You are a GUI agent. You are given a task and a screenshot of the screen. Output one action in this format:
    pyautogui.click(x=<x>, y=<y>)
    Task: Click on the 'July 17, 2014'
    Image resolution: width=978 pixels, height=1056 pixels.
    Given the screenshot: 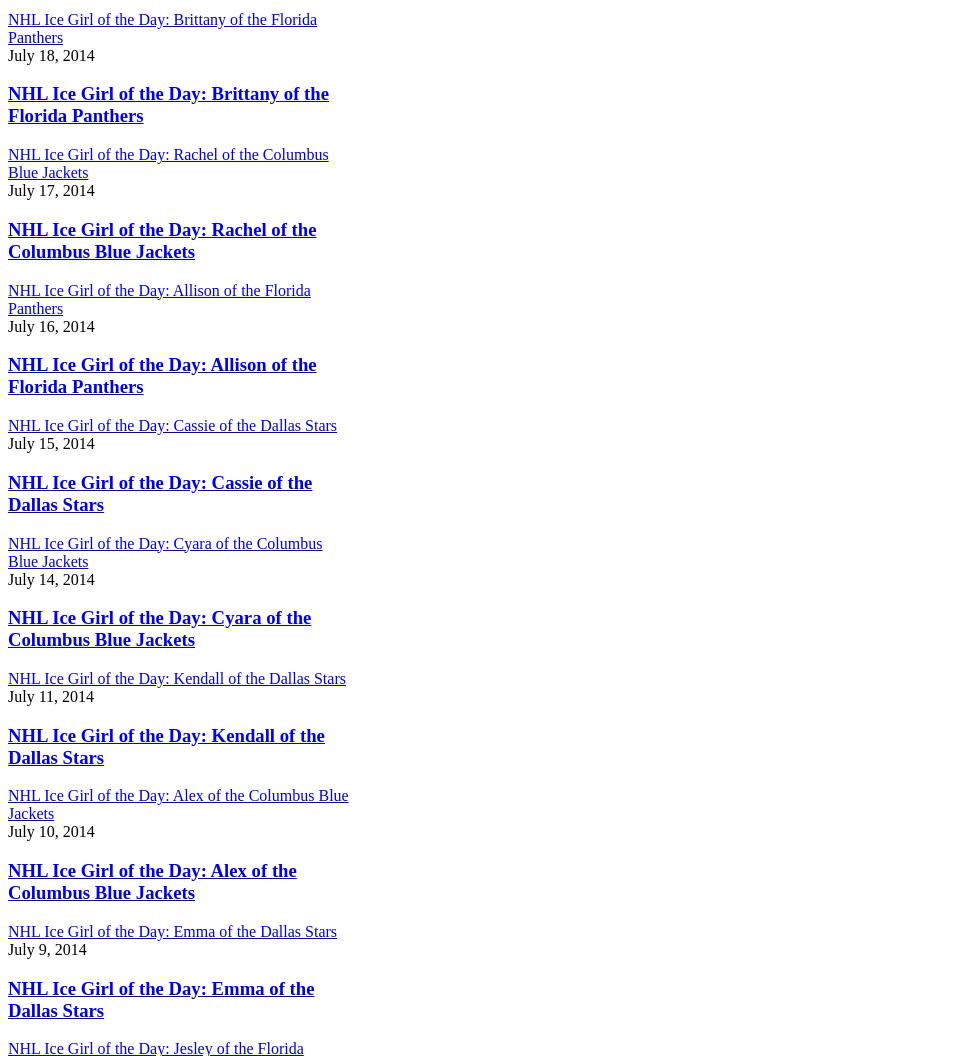 What is the action you would take?
    pyautogui.click(x=50, y=190)
    